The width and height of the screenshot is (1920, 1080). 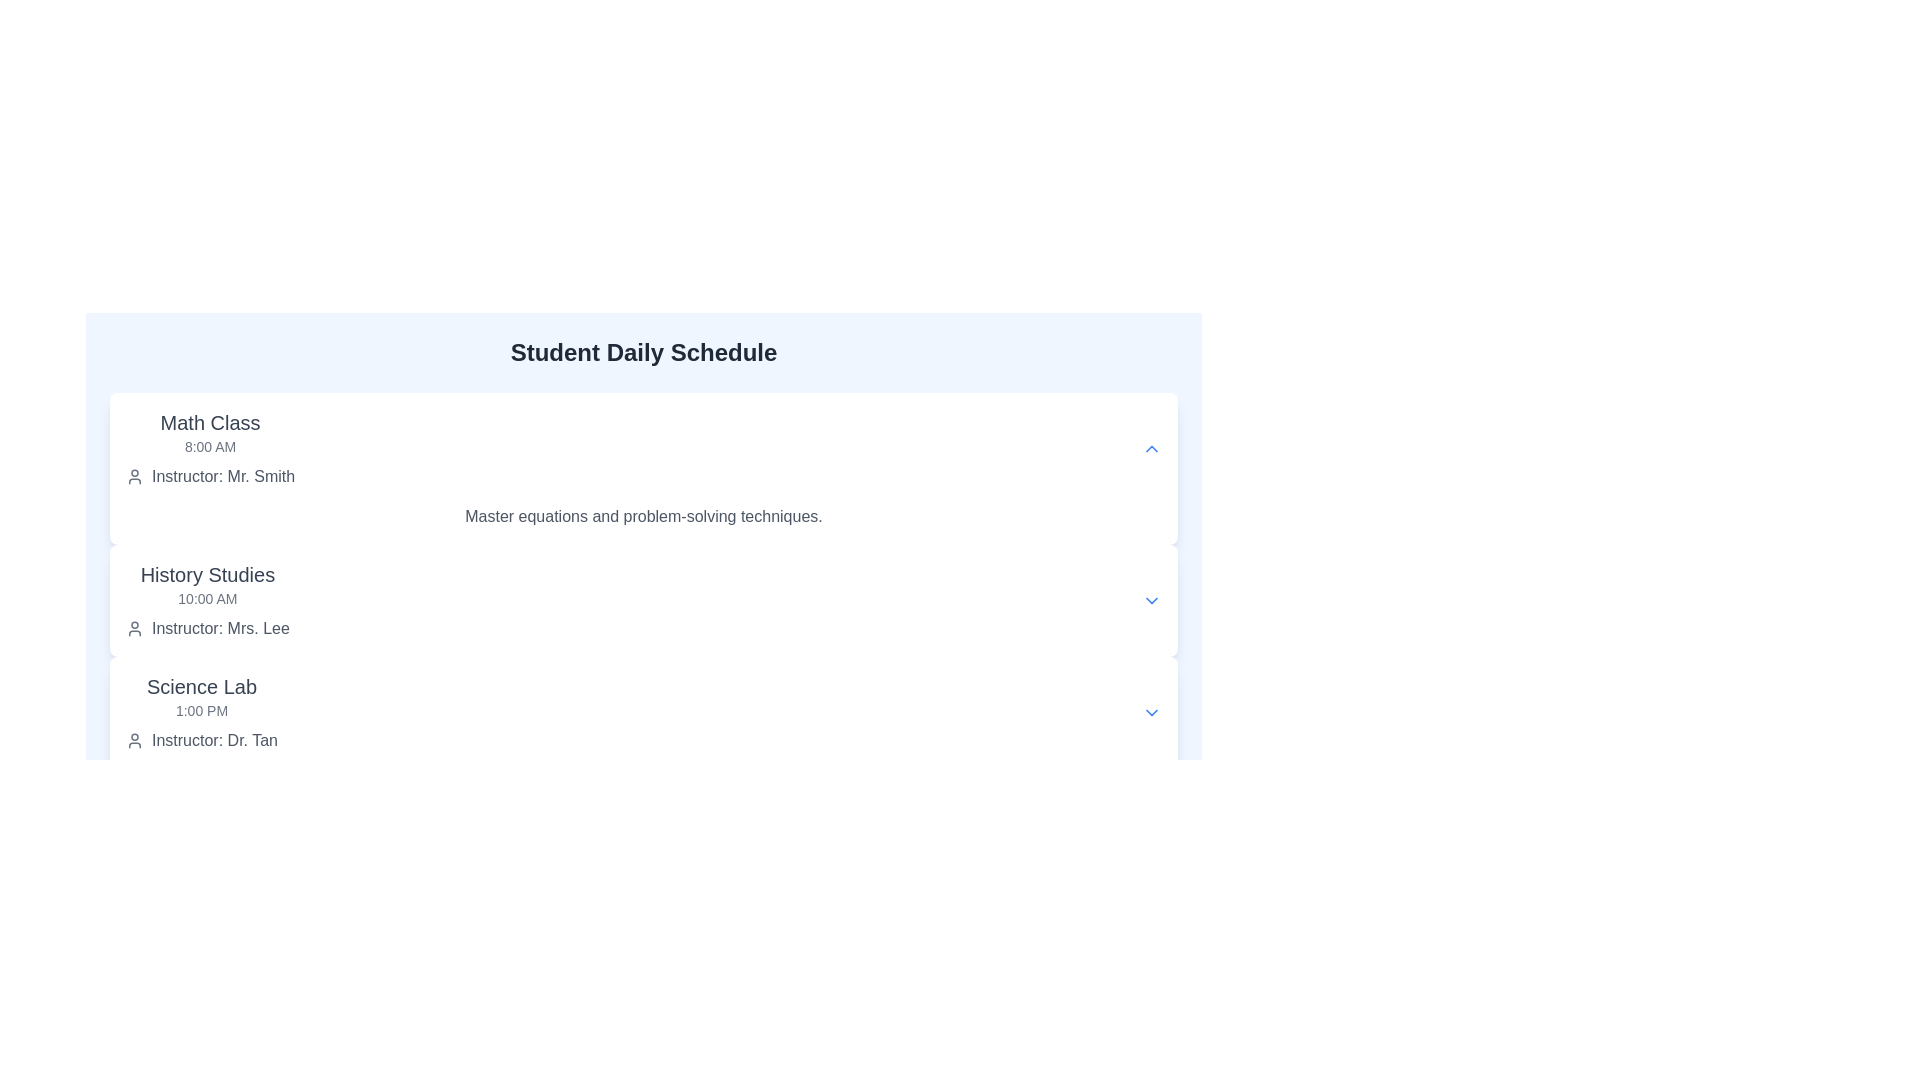 What do you see at coordinates (220, 627) in the screenshot?
I see `the text label displaying 'Instructor: Mrs. Lee' styled in gray color, located under the 'History Studies' section, positioned to the right of a circular user icon` at bounding box center [220, 627].